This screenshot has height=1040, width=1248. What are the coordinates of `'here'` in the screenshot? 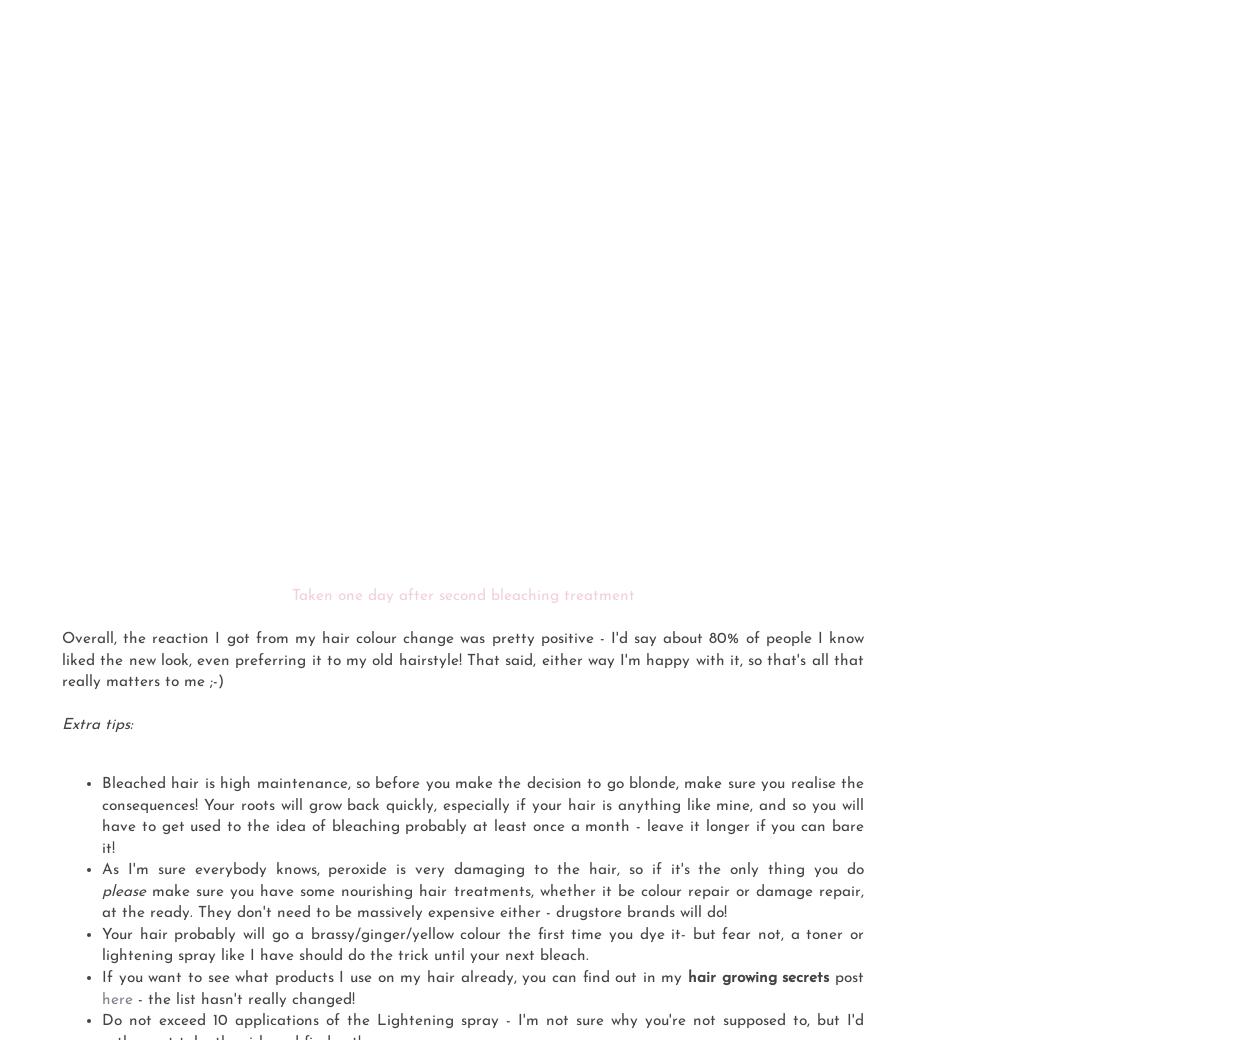 It's located at (100, 999).